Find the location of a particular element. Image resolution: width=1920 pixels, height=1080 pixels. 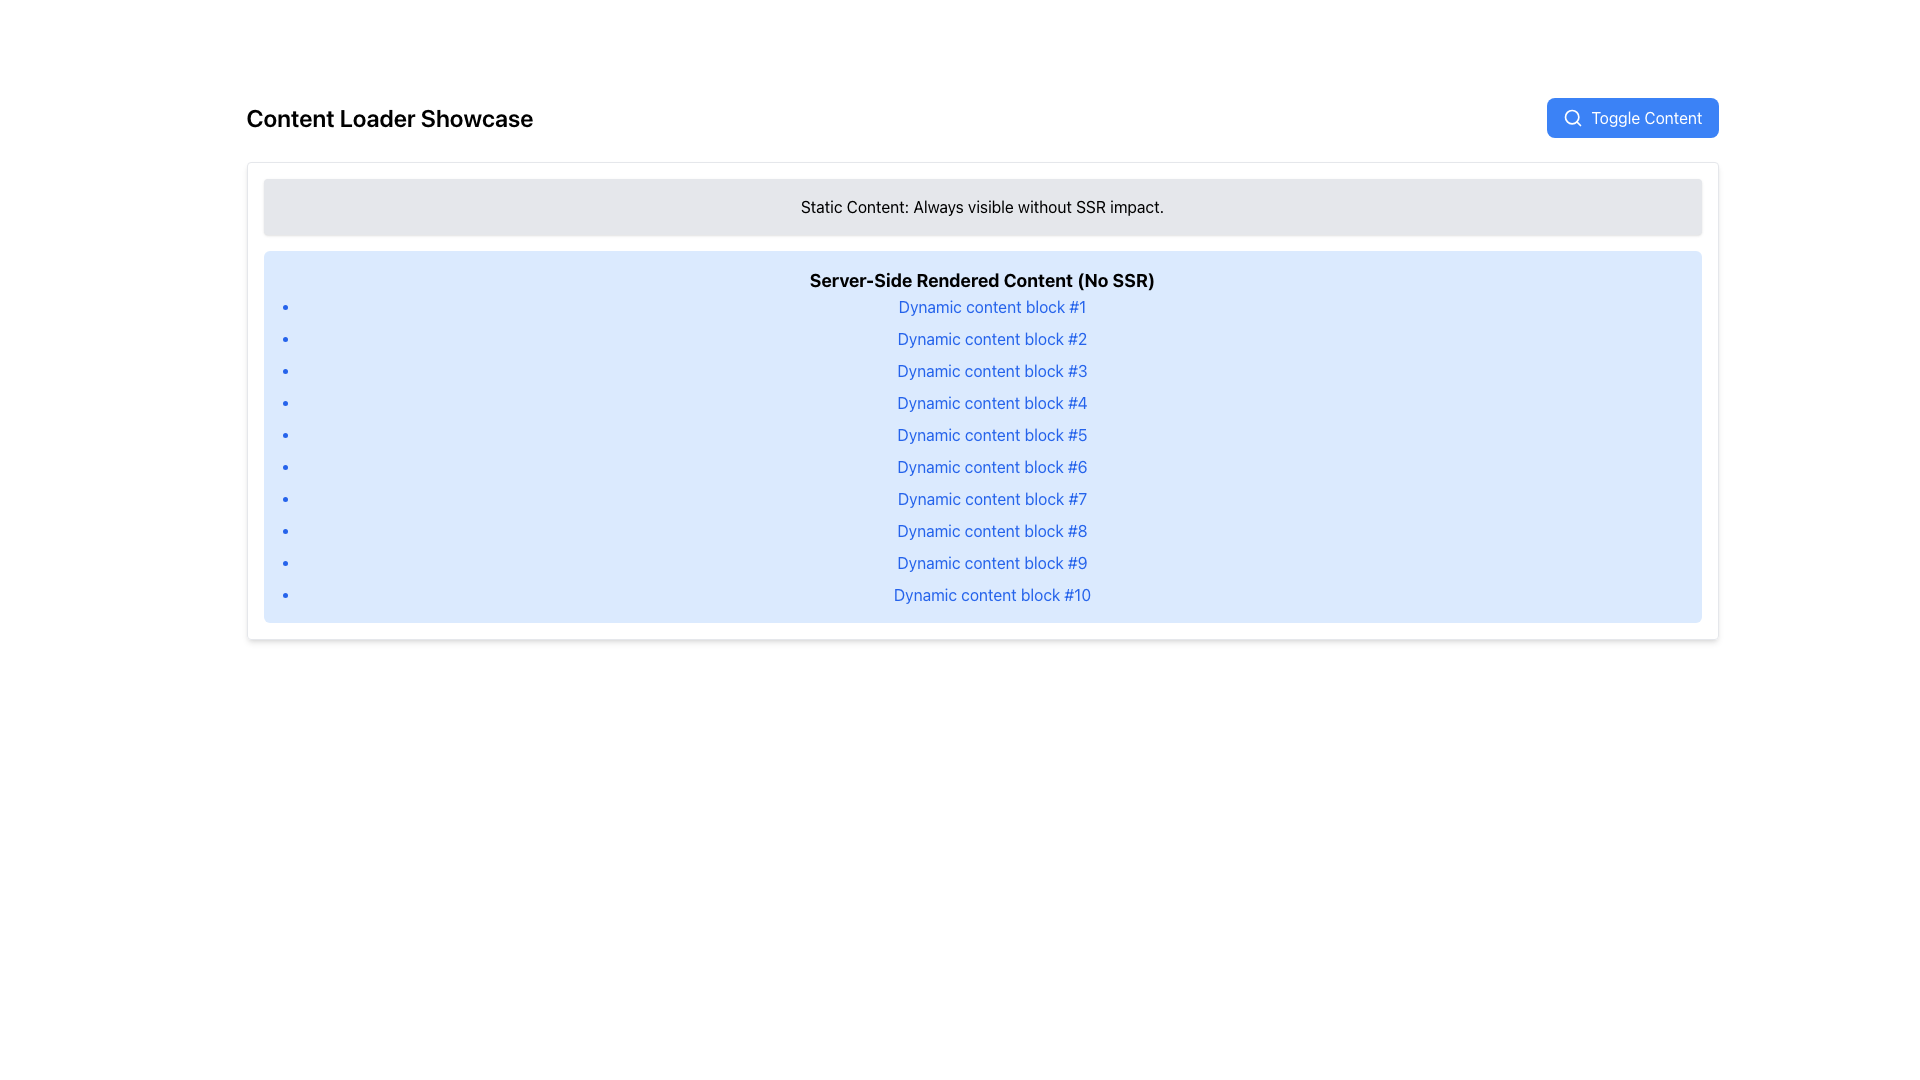

the fifth item in a bulleted list that reads 'Dynamic content block #5', styled in blue text against a light blue background is located at coordinates (992, 434).